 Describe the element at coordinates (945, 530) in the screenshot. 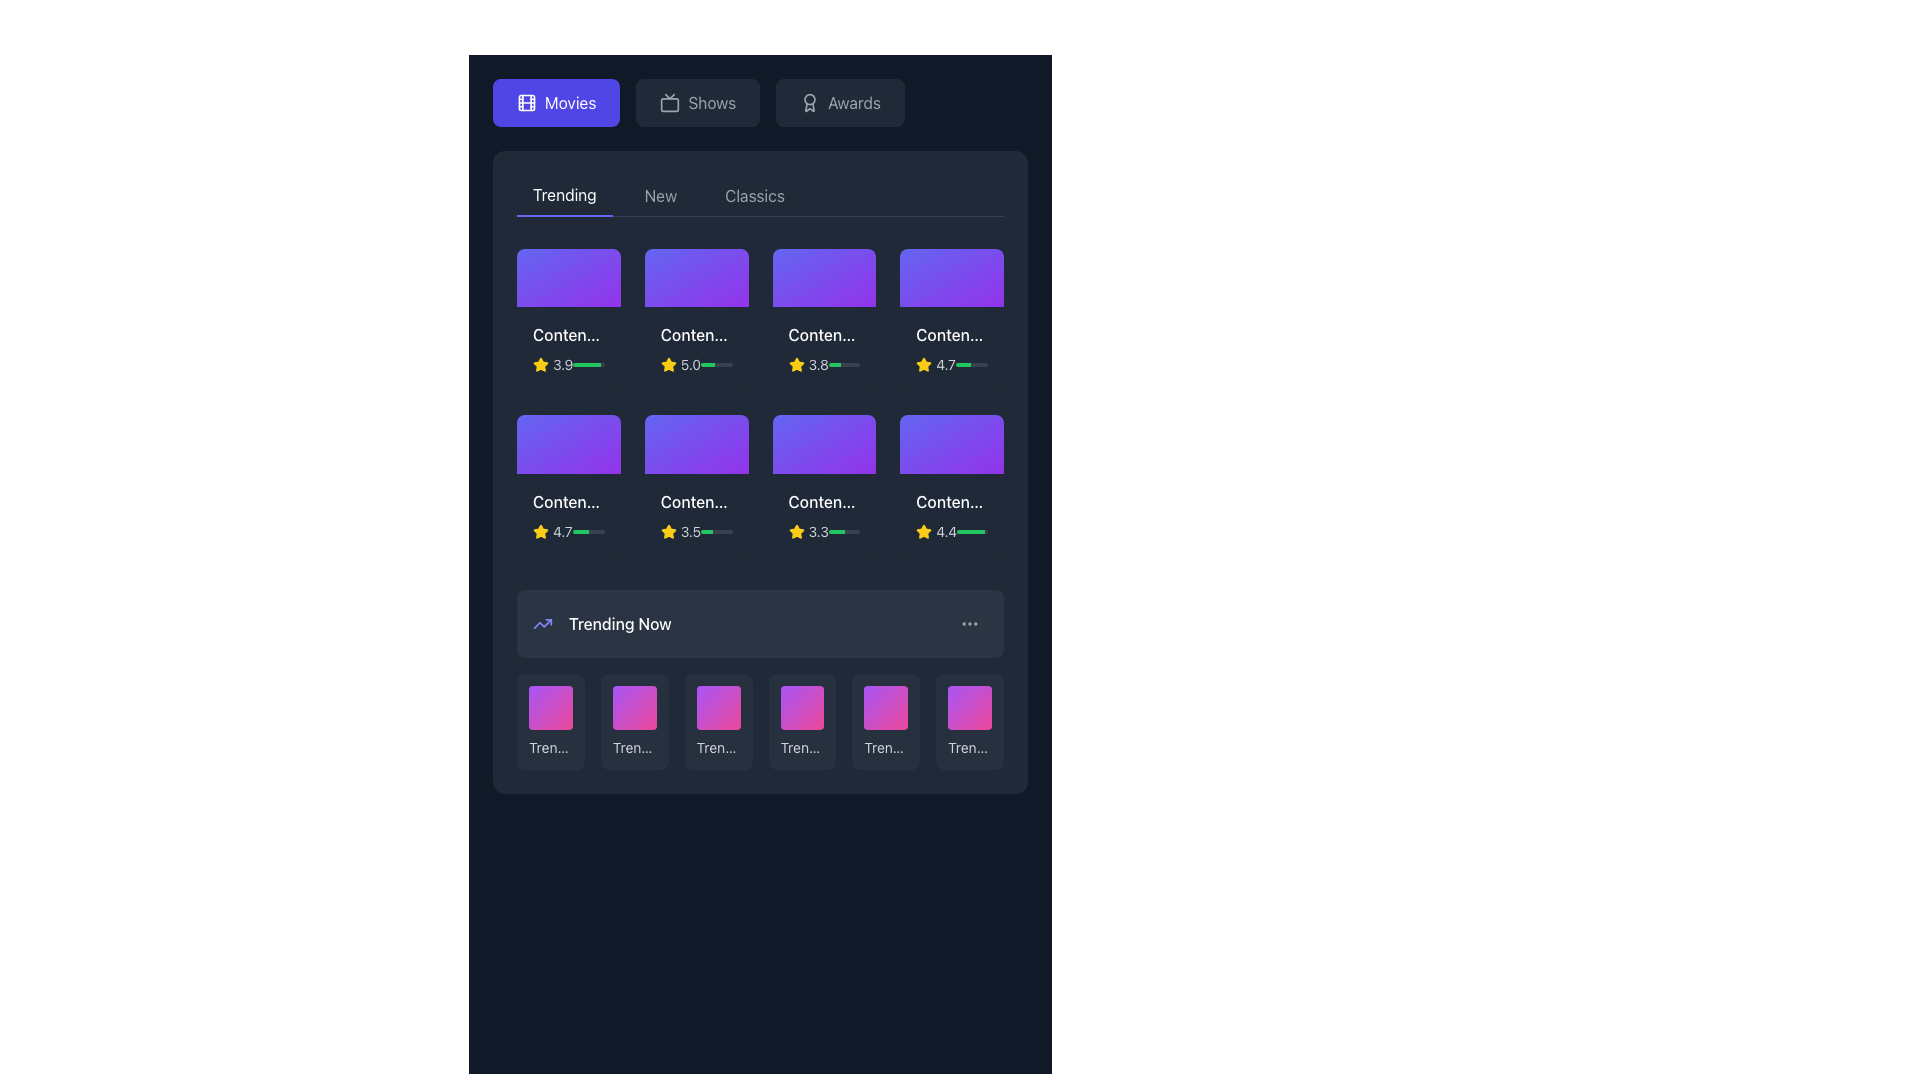

I see `the static text label indicating the rating value located in the last card of the bottommost row in the 'Trending' section` at that location.